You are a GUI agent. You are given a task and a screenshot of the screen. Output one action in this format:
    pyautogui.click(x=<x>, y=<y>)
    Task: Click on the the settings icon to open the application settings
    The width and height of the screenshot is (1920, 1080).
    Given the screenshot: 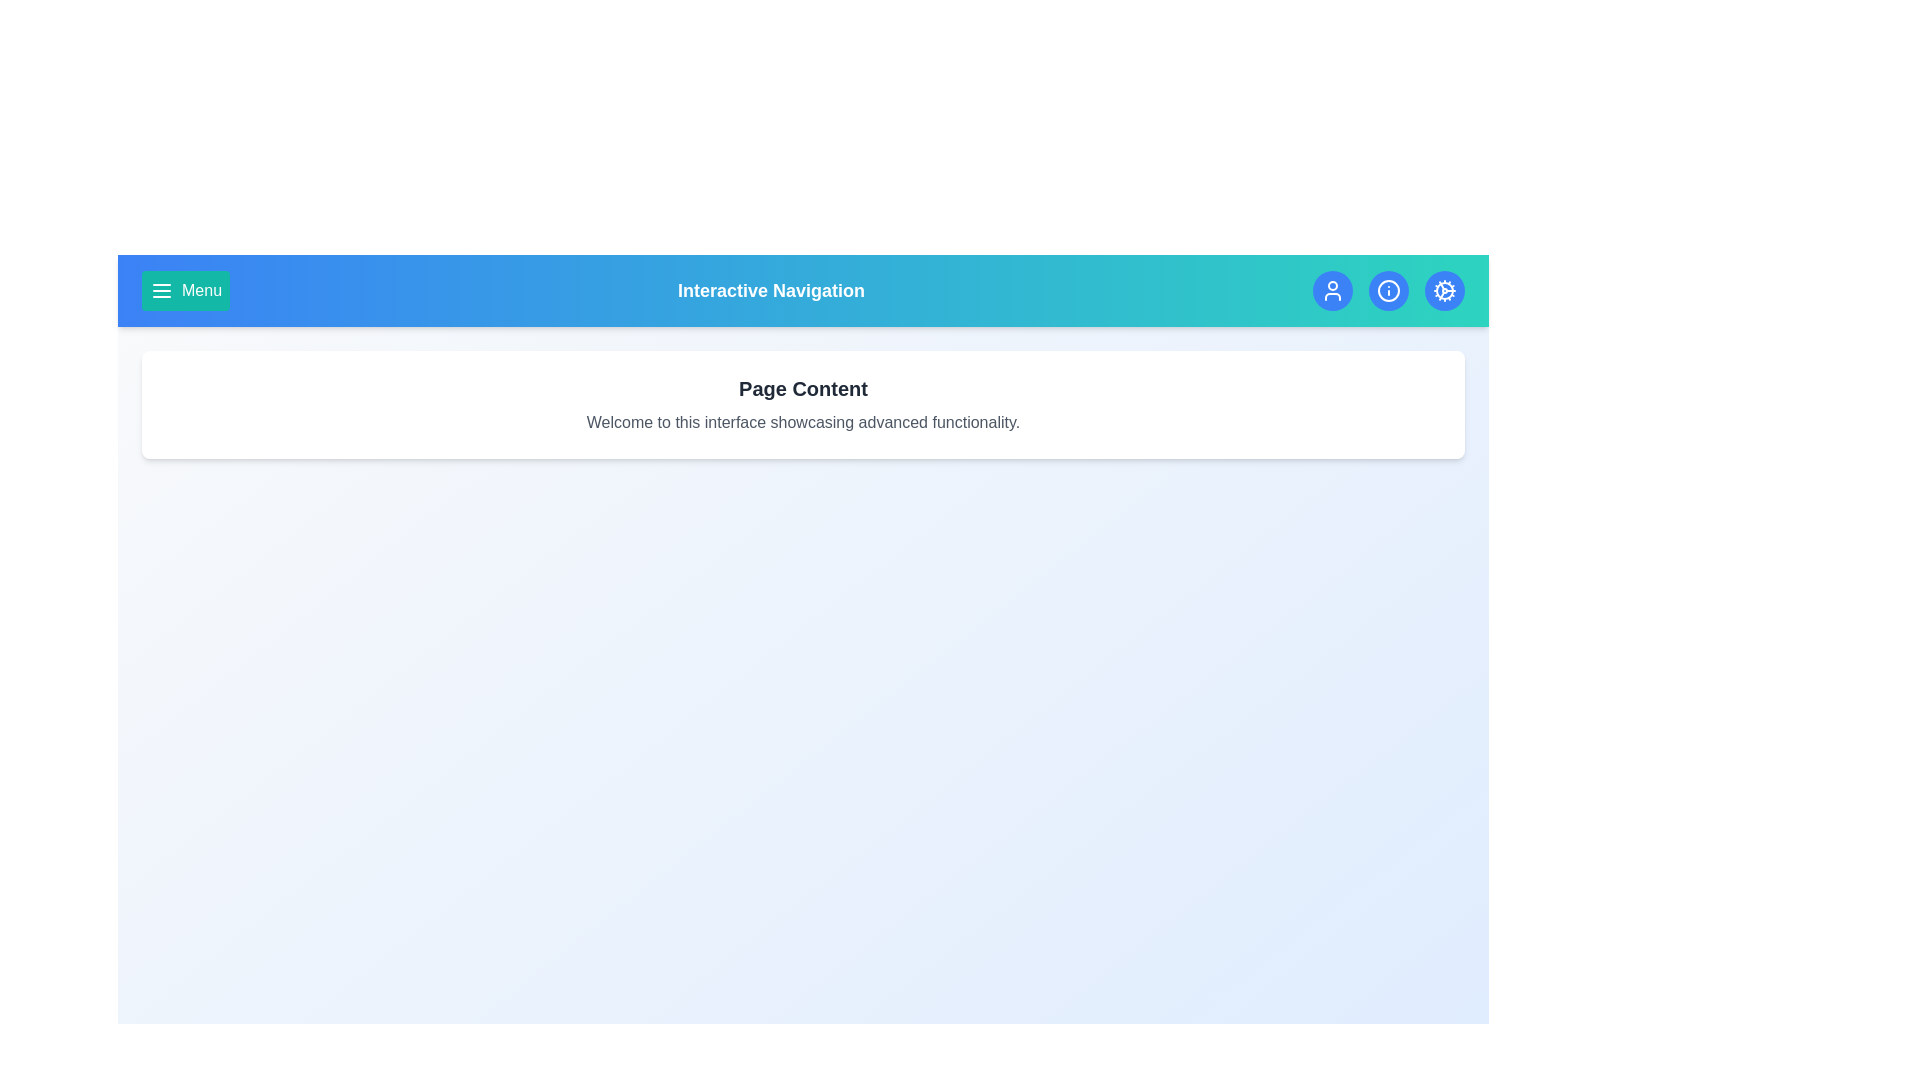 What is the action you would take?
    pyautogui.click(x=1444, y=290)
    